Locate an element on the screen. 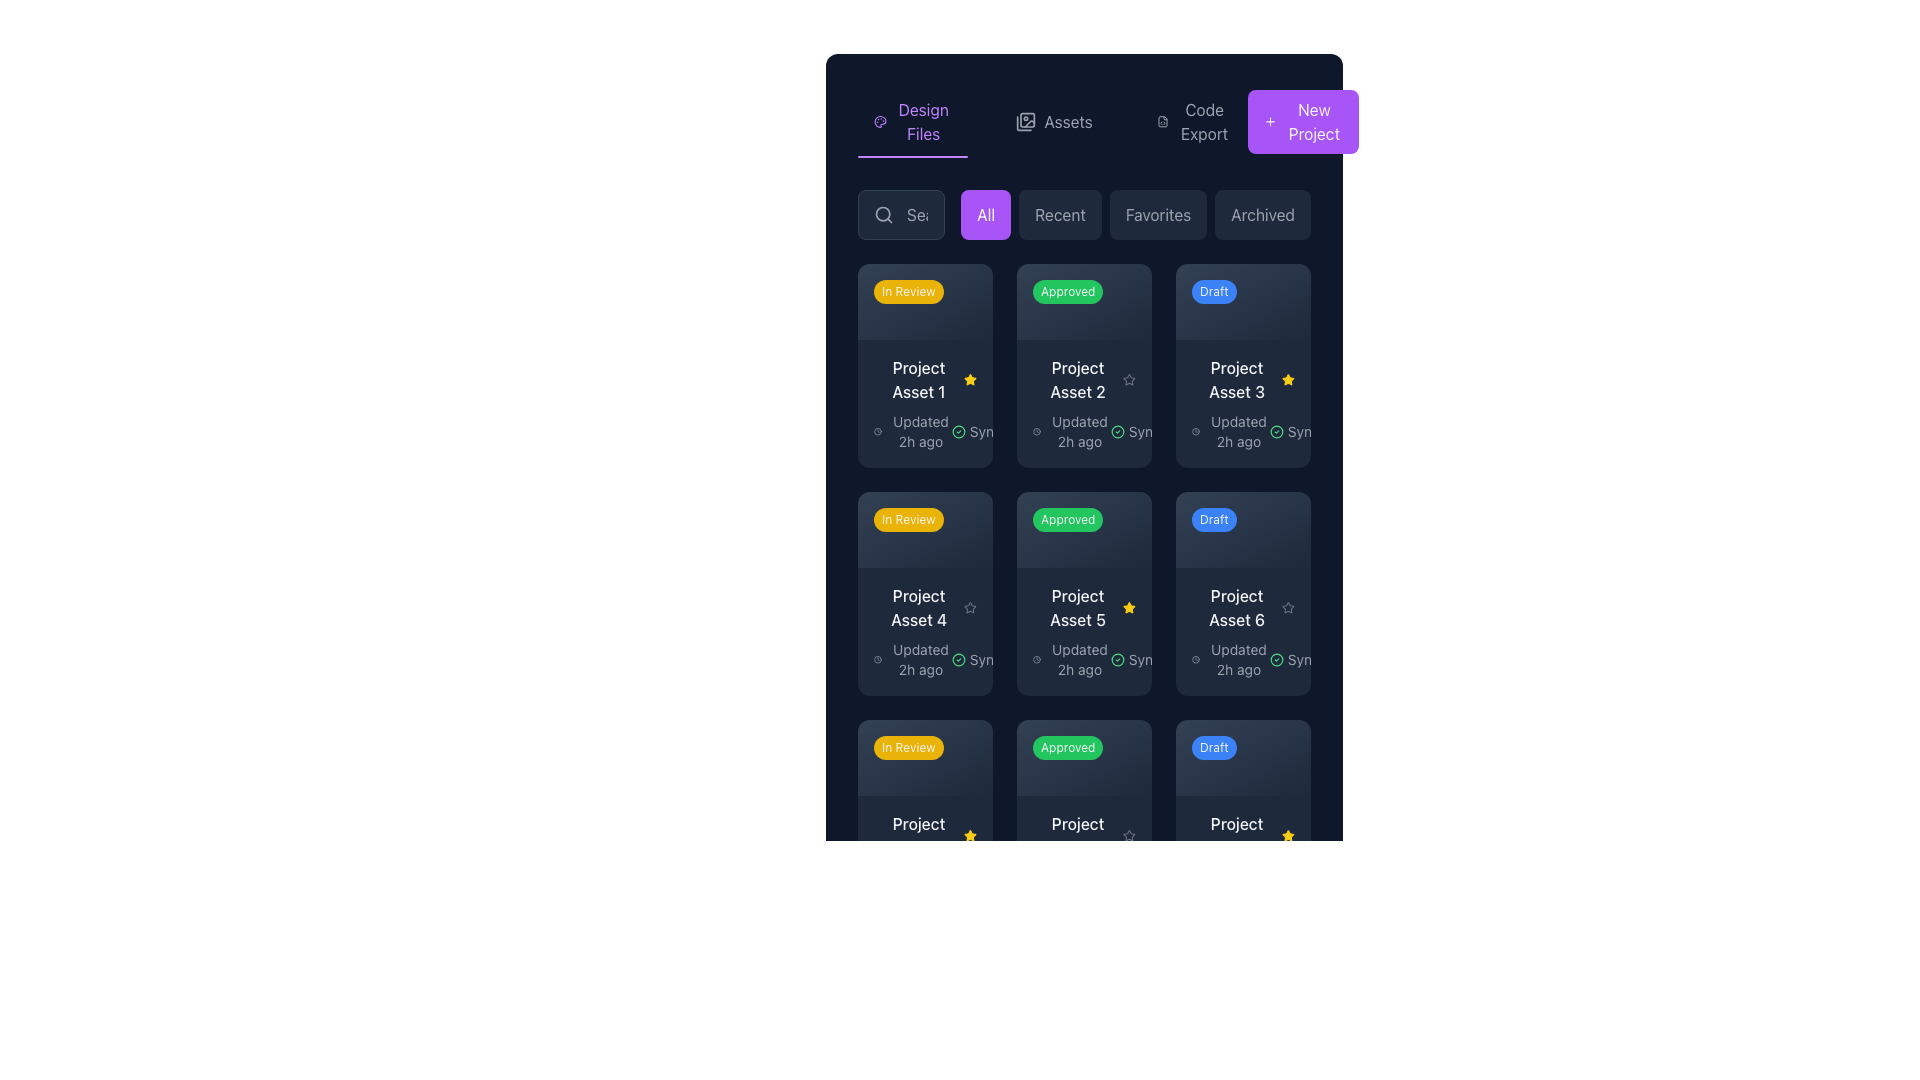  the search icon represented by a minimalist magnifying glass symbol, located on the top left of the interface, directly left of the 'Search assets...' text input field is located at coordinates (882, 215).